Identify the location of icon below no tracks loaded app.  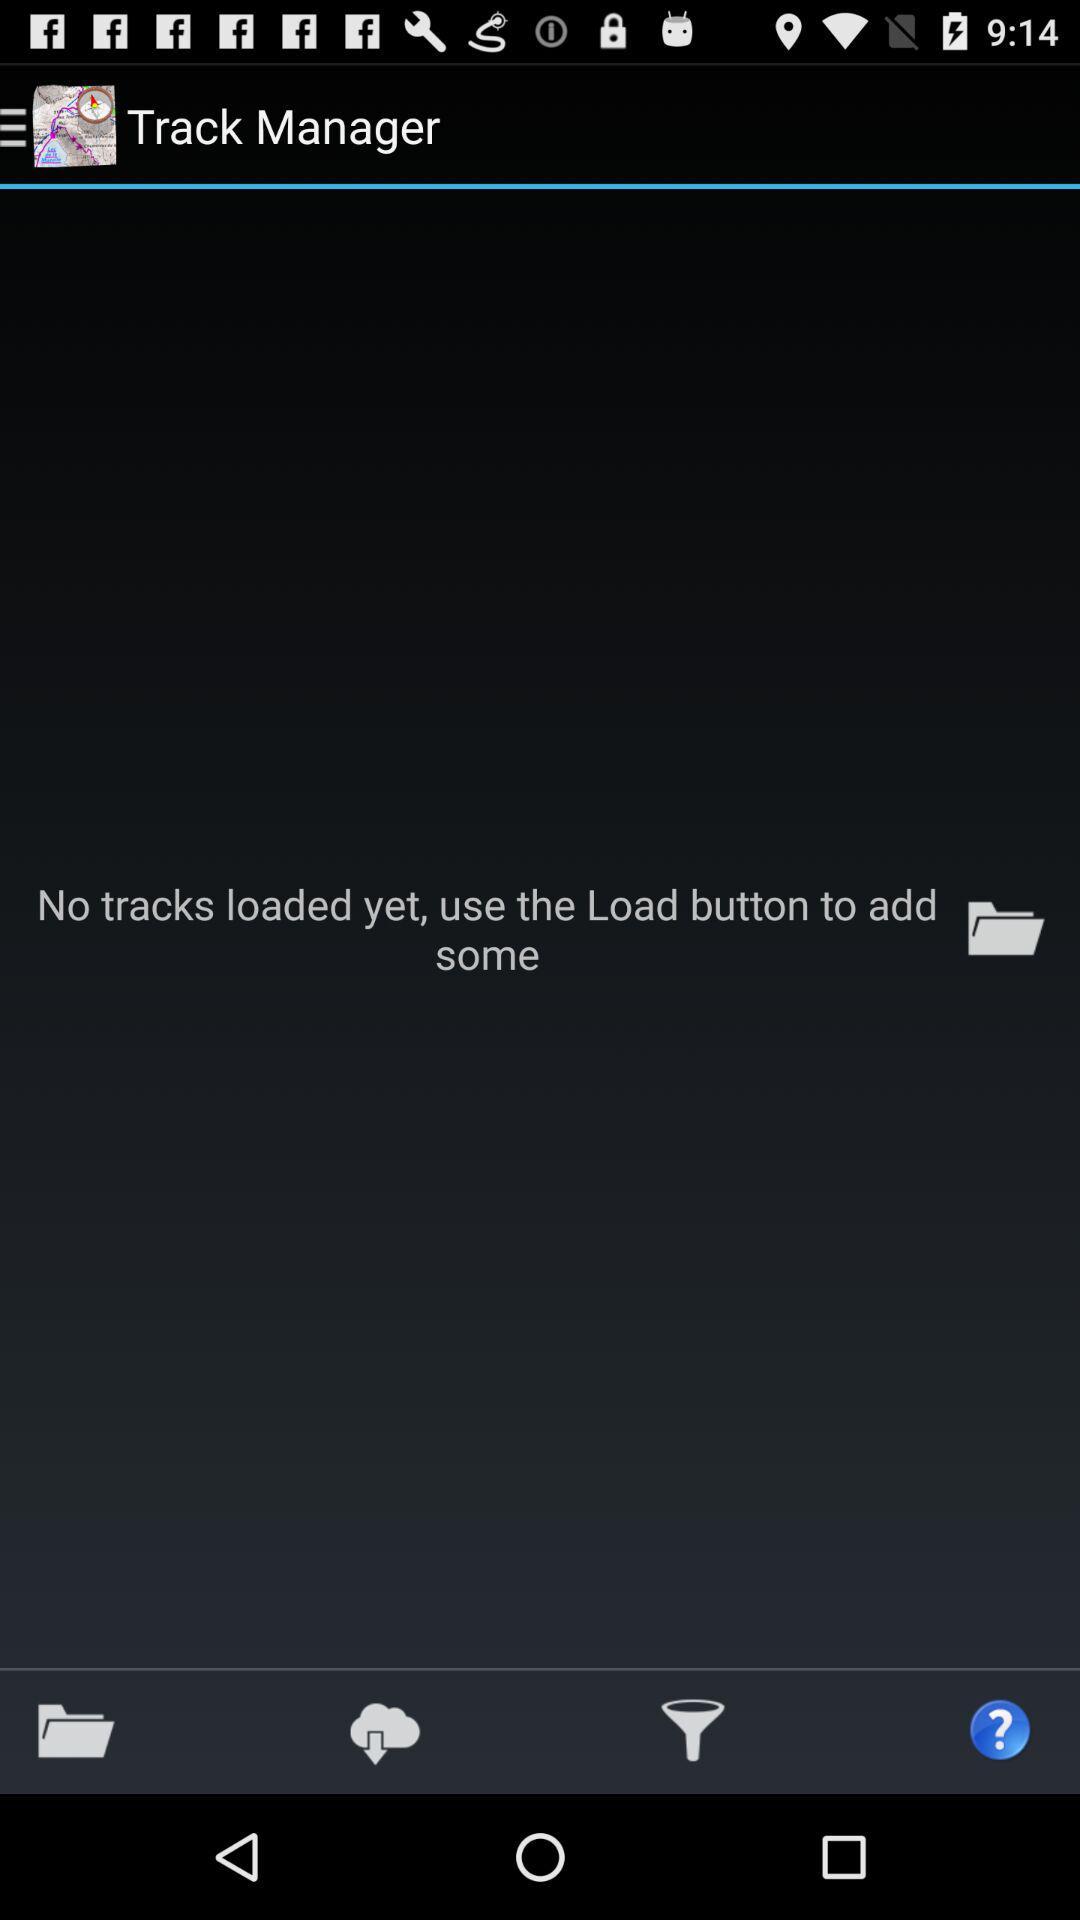
(75, 1730).